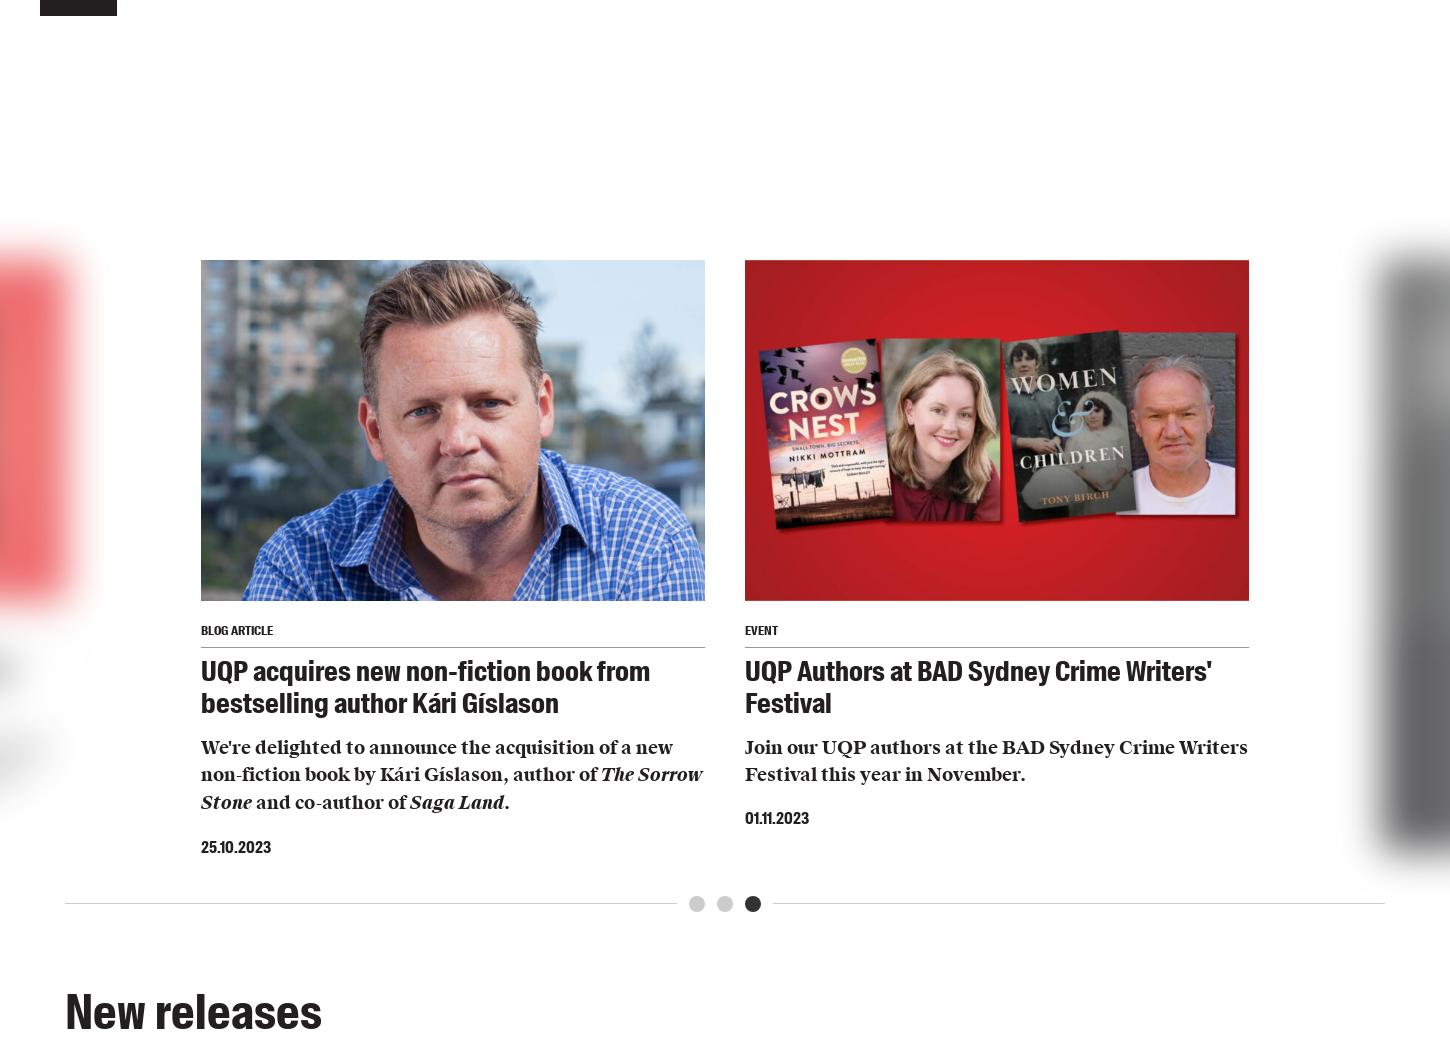 This screenshot has width=1450, height=1044. Describe the element at coordinates (571, 228) in the screenshot. I see `'Teachers' notes'` at that location.